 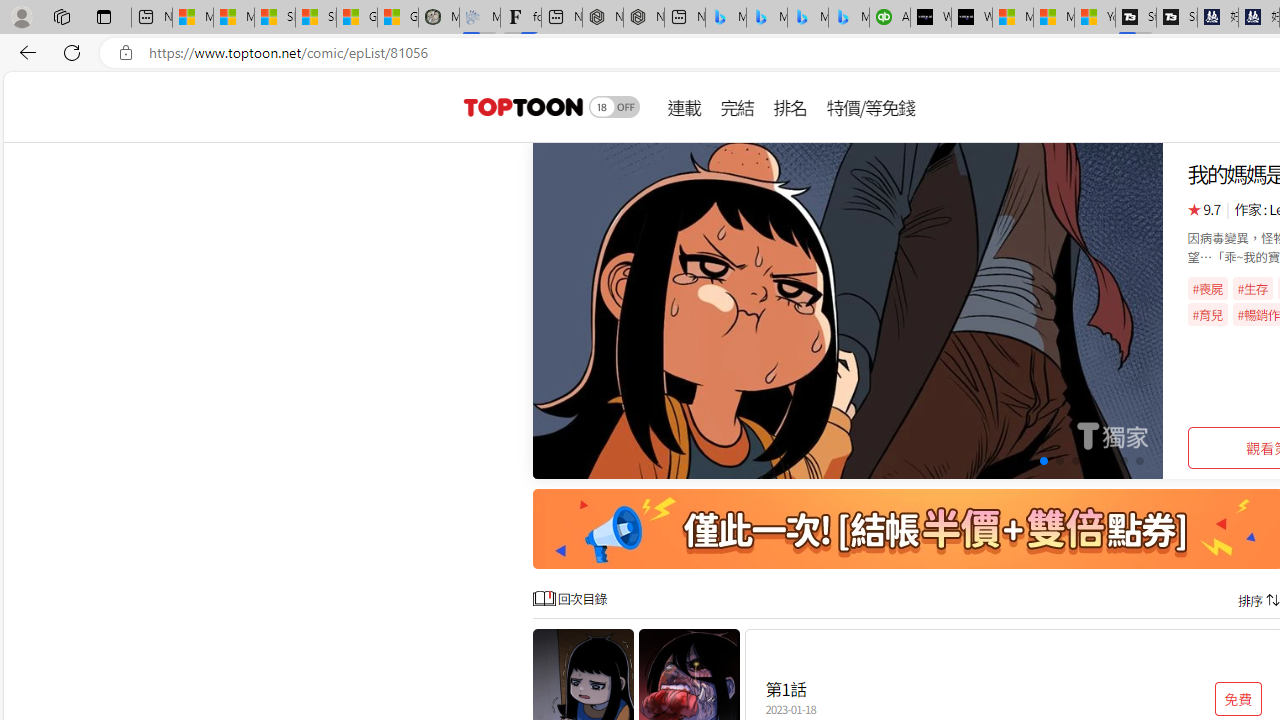 I want to click on 'Back', so click(x=24, y=51).